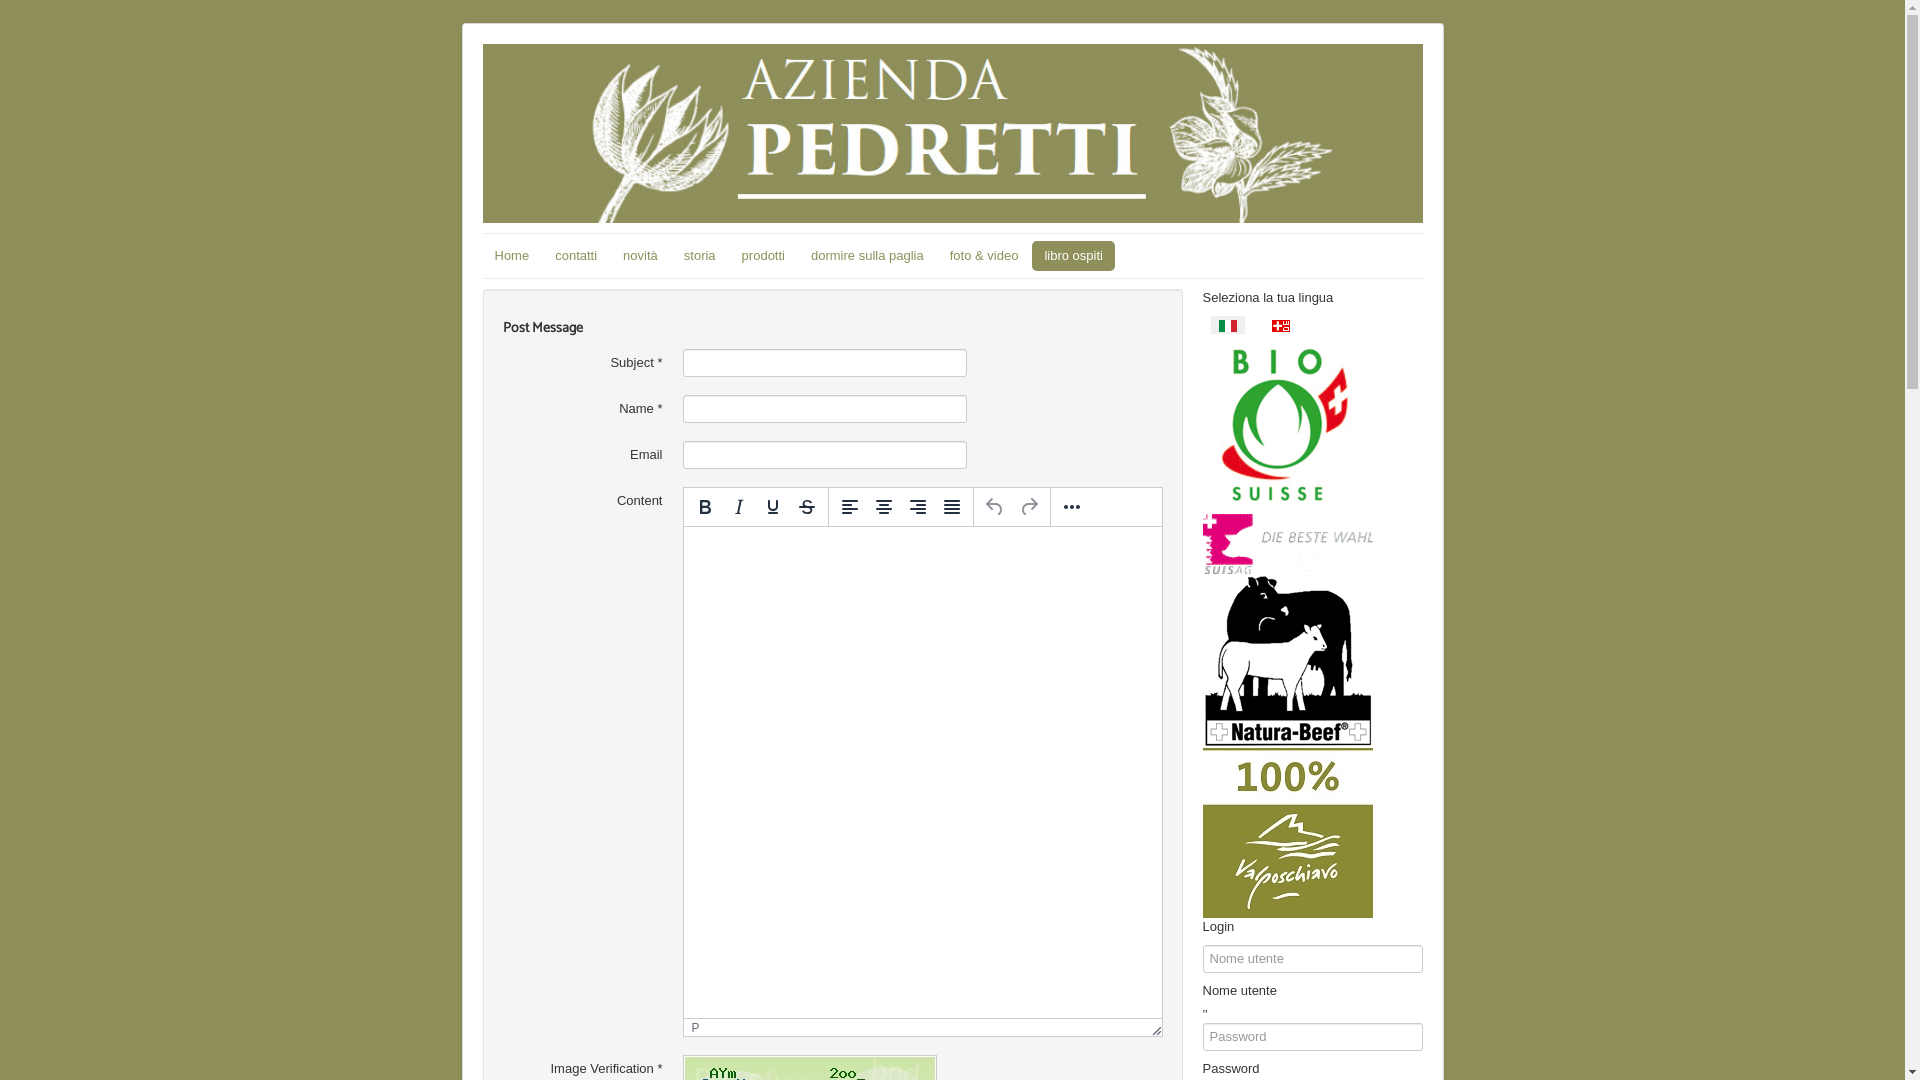 The height and width of the screenshot is (1080, 1920). What do you see at coordinates (867, 254) in the screenshot?
I see `'dormire sulla paglia'` at bounding box center [867, 254].